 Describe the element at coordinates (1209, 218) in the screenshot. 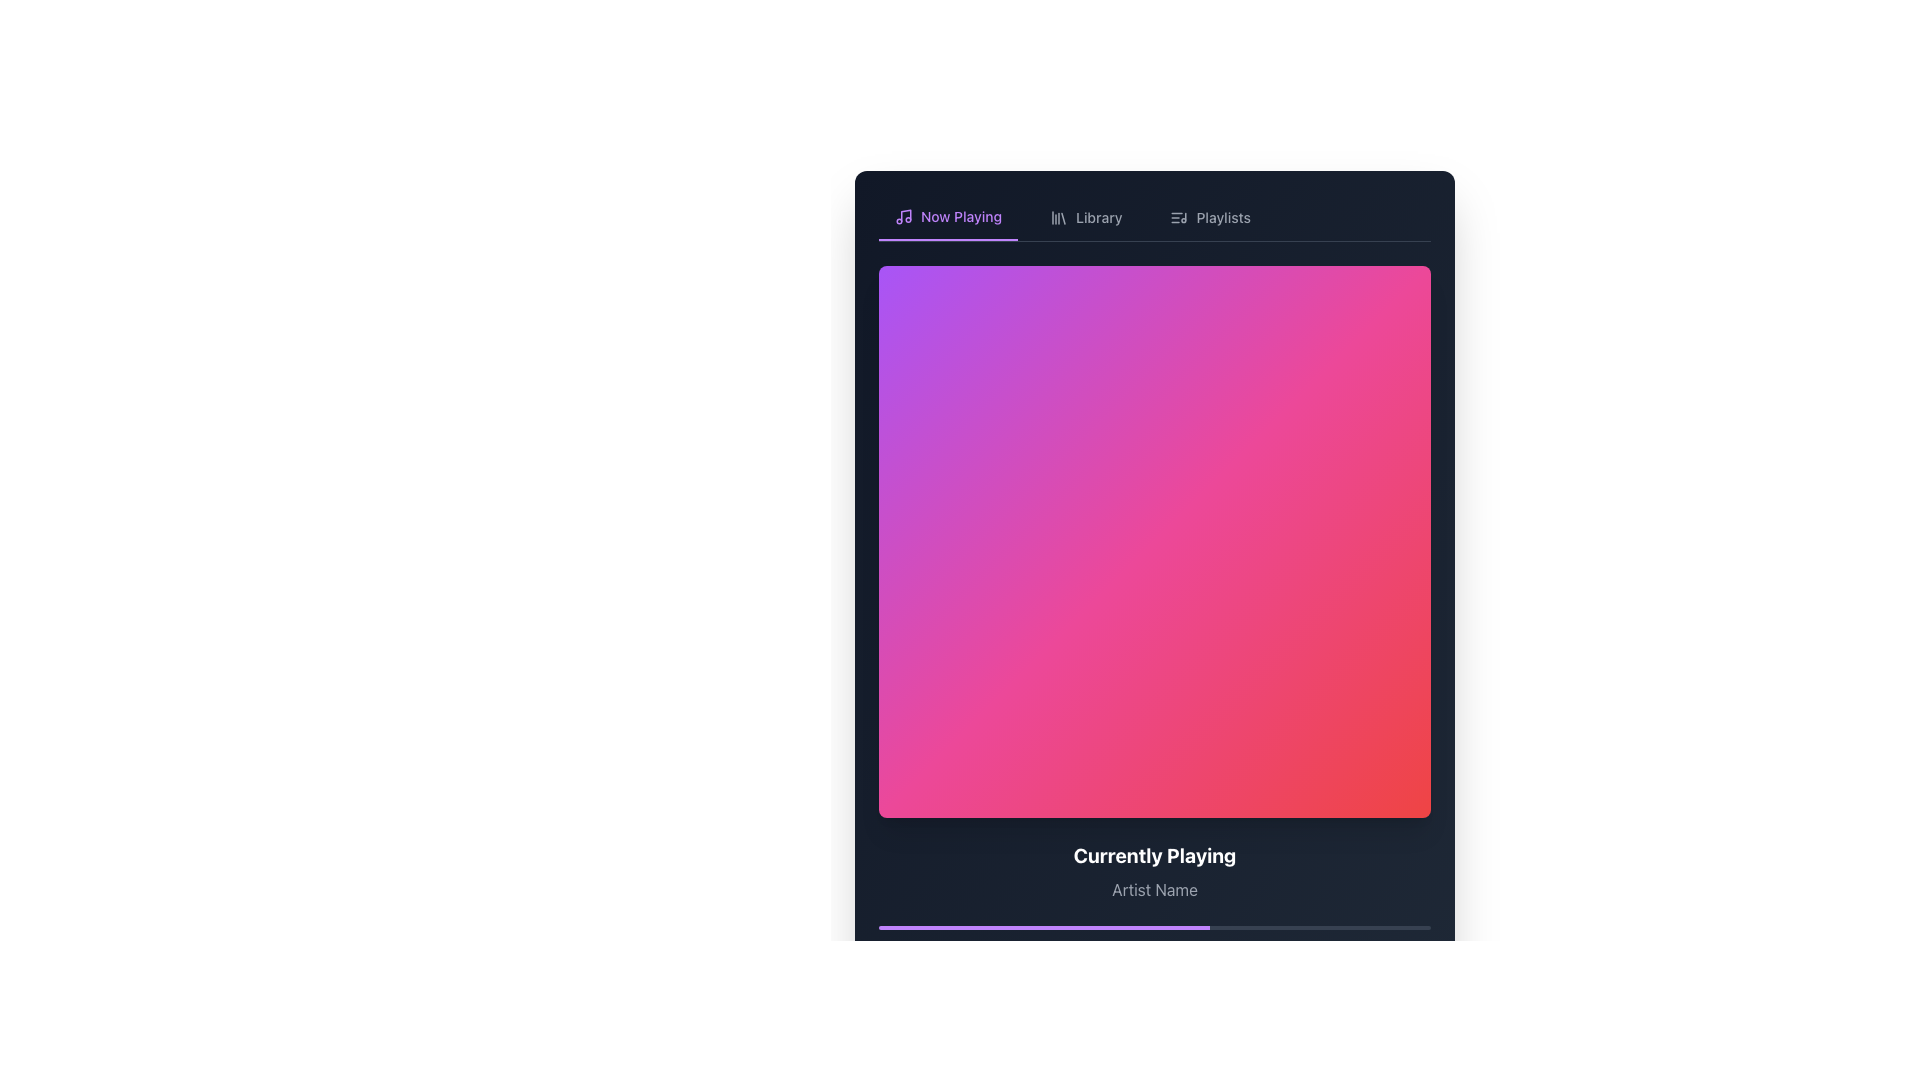

I see `the third Text-label menu item with an icon` at that location.